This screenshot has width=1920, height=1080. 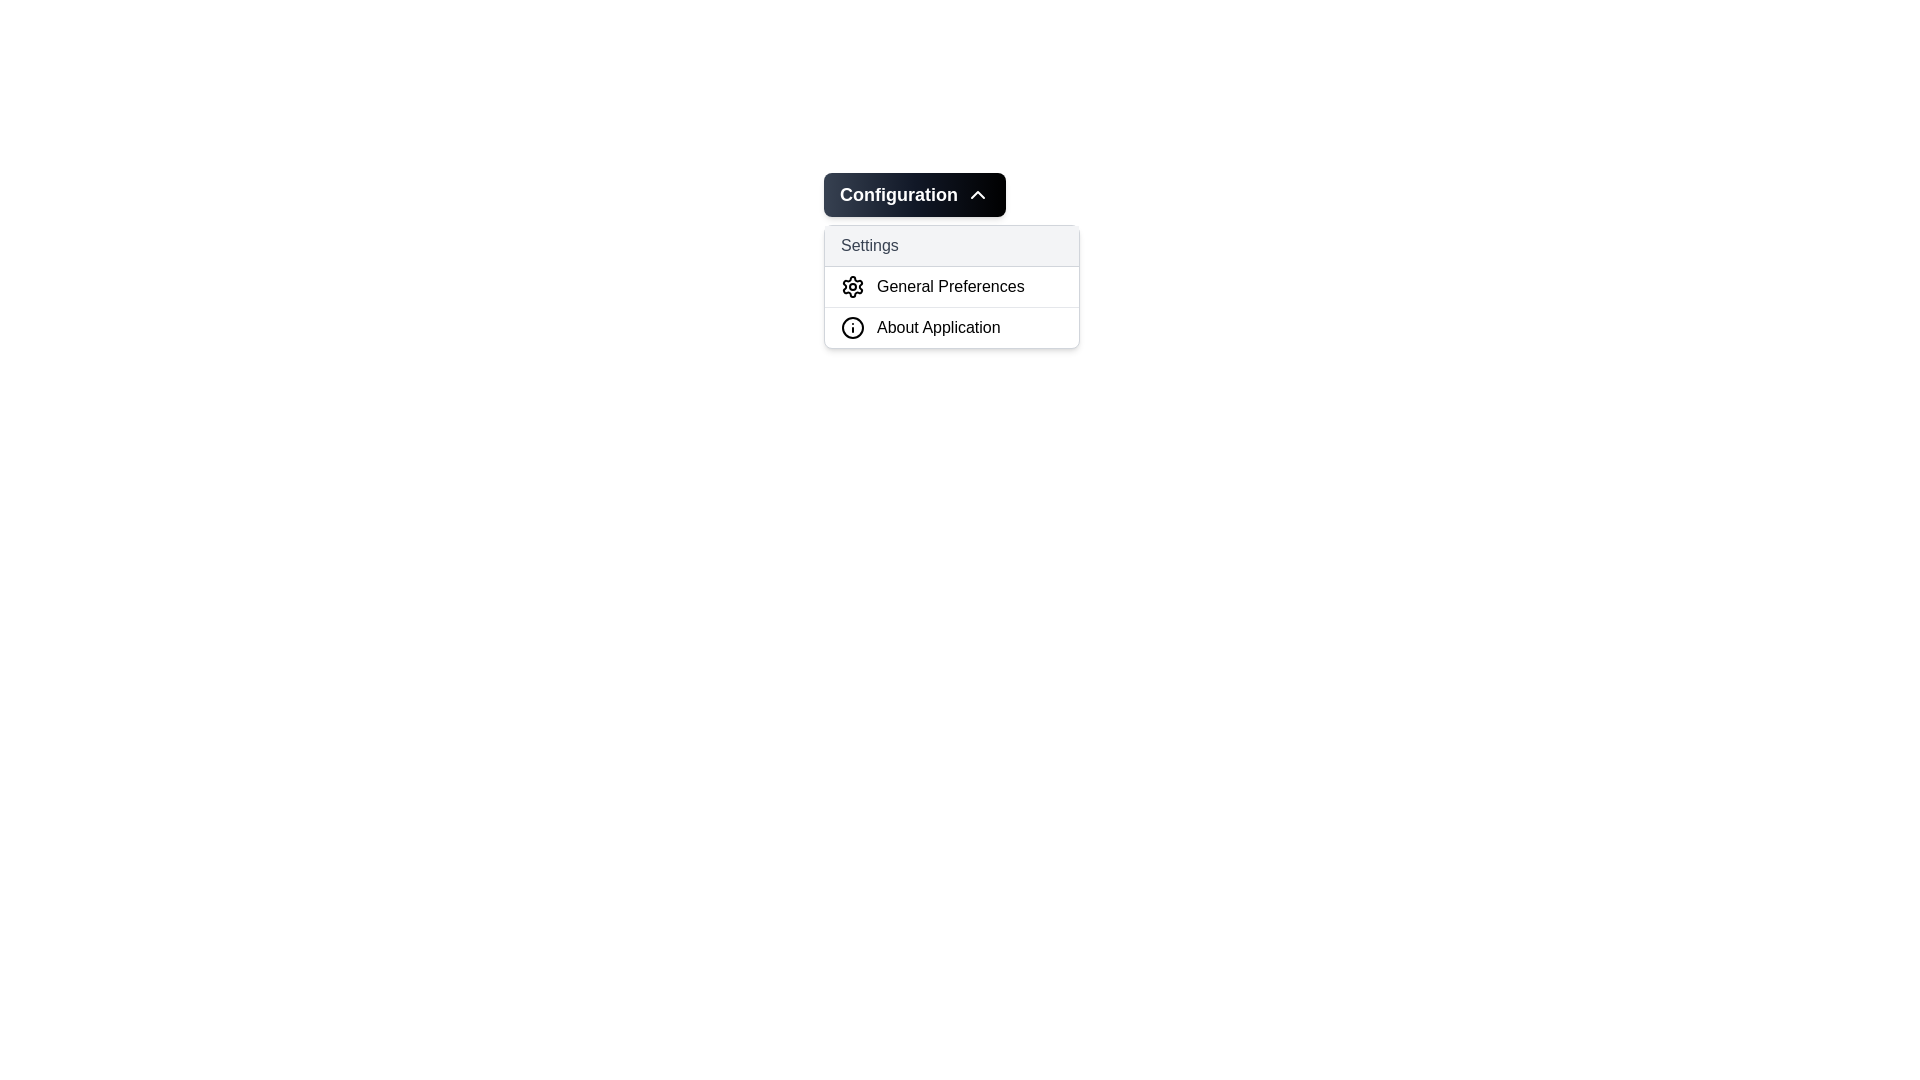 What do you see at coordinates (950, 286) in the screenshot?
I see `the 'General Preferences' button, which is the first item under the 'Settings' header in the dropdown menu` at bounding box center [950, 286].